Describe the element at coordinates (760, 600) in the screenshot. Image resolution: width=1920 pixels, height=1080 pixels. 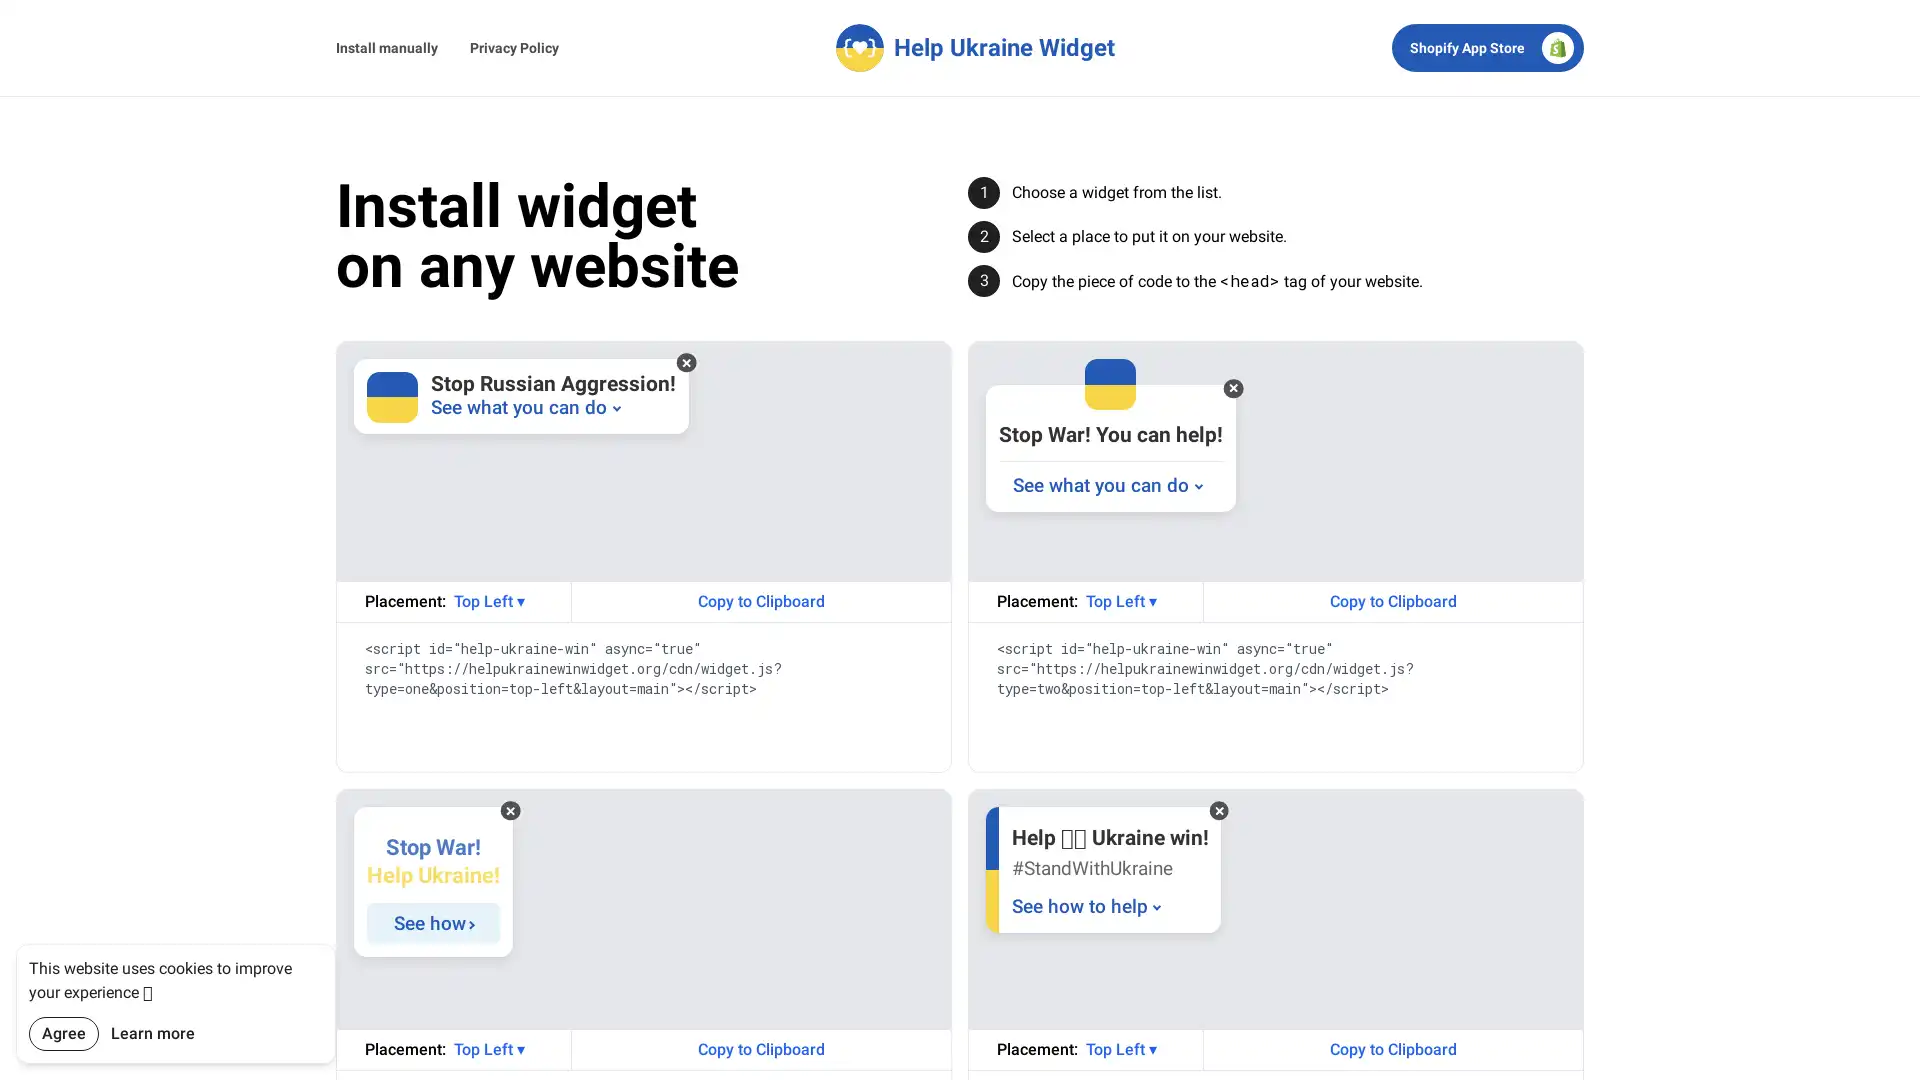
I see `Copy to Clipboard` at that location.